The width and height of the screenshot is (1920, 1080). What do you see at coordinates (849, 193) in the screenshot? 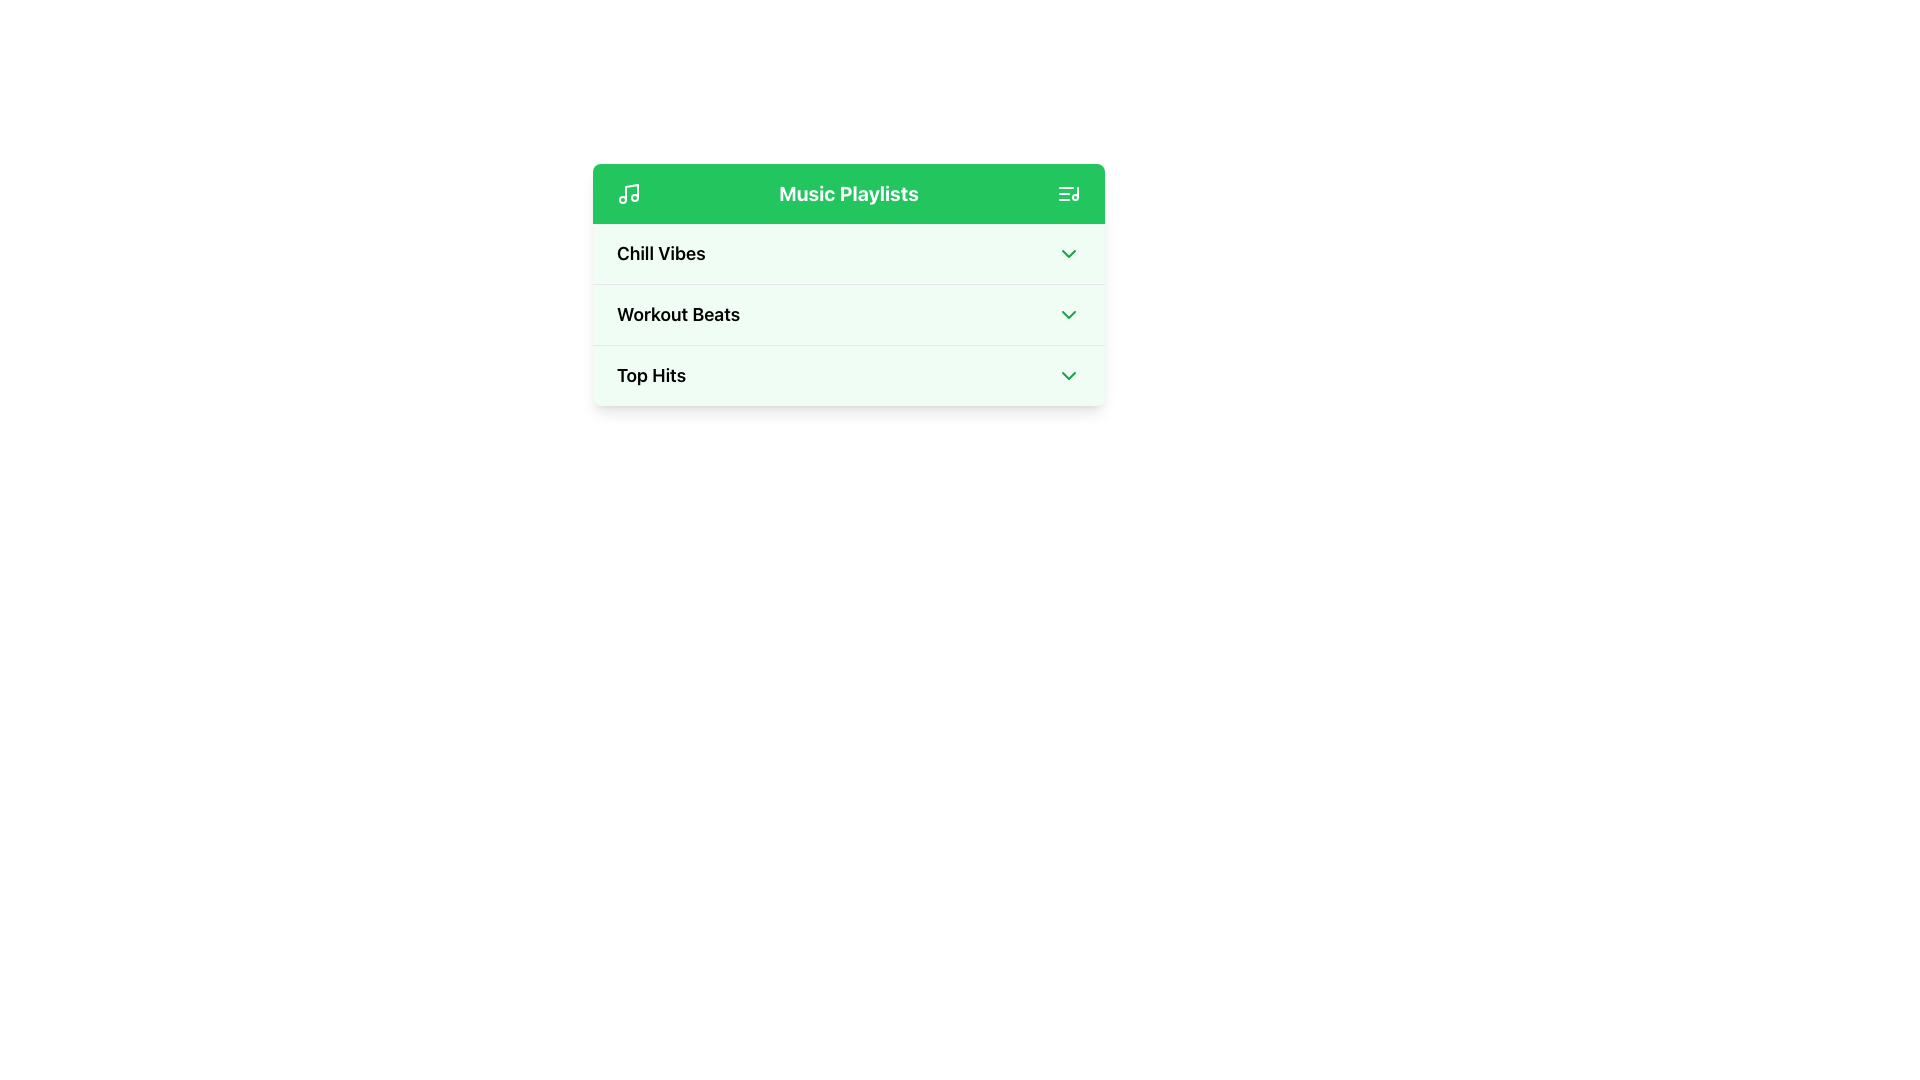
I see `the 'Music Playlists' text label, which is a bold, large white font centered in a green rectangular header area with rounded corners` at bounding box center [849, 193].